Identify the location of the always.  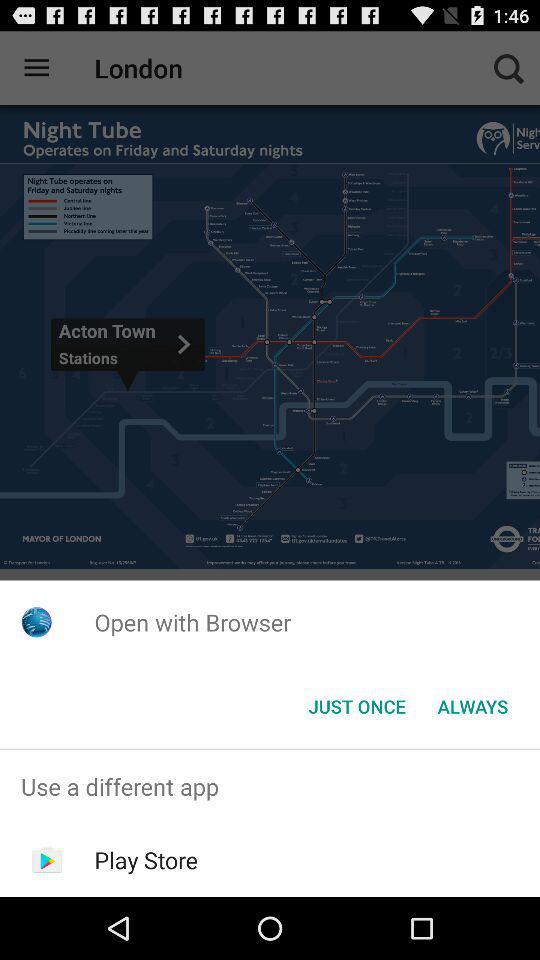
(472, 706).